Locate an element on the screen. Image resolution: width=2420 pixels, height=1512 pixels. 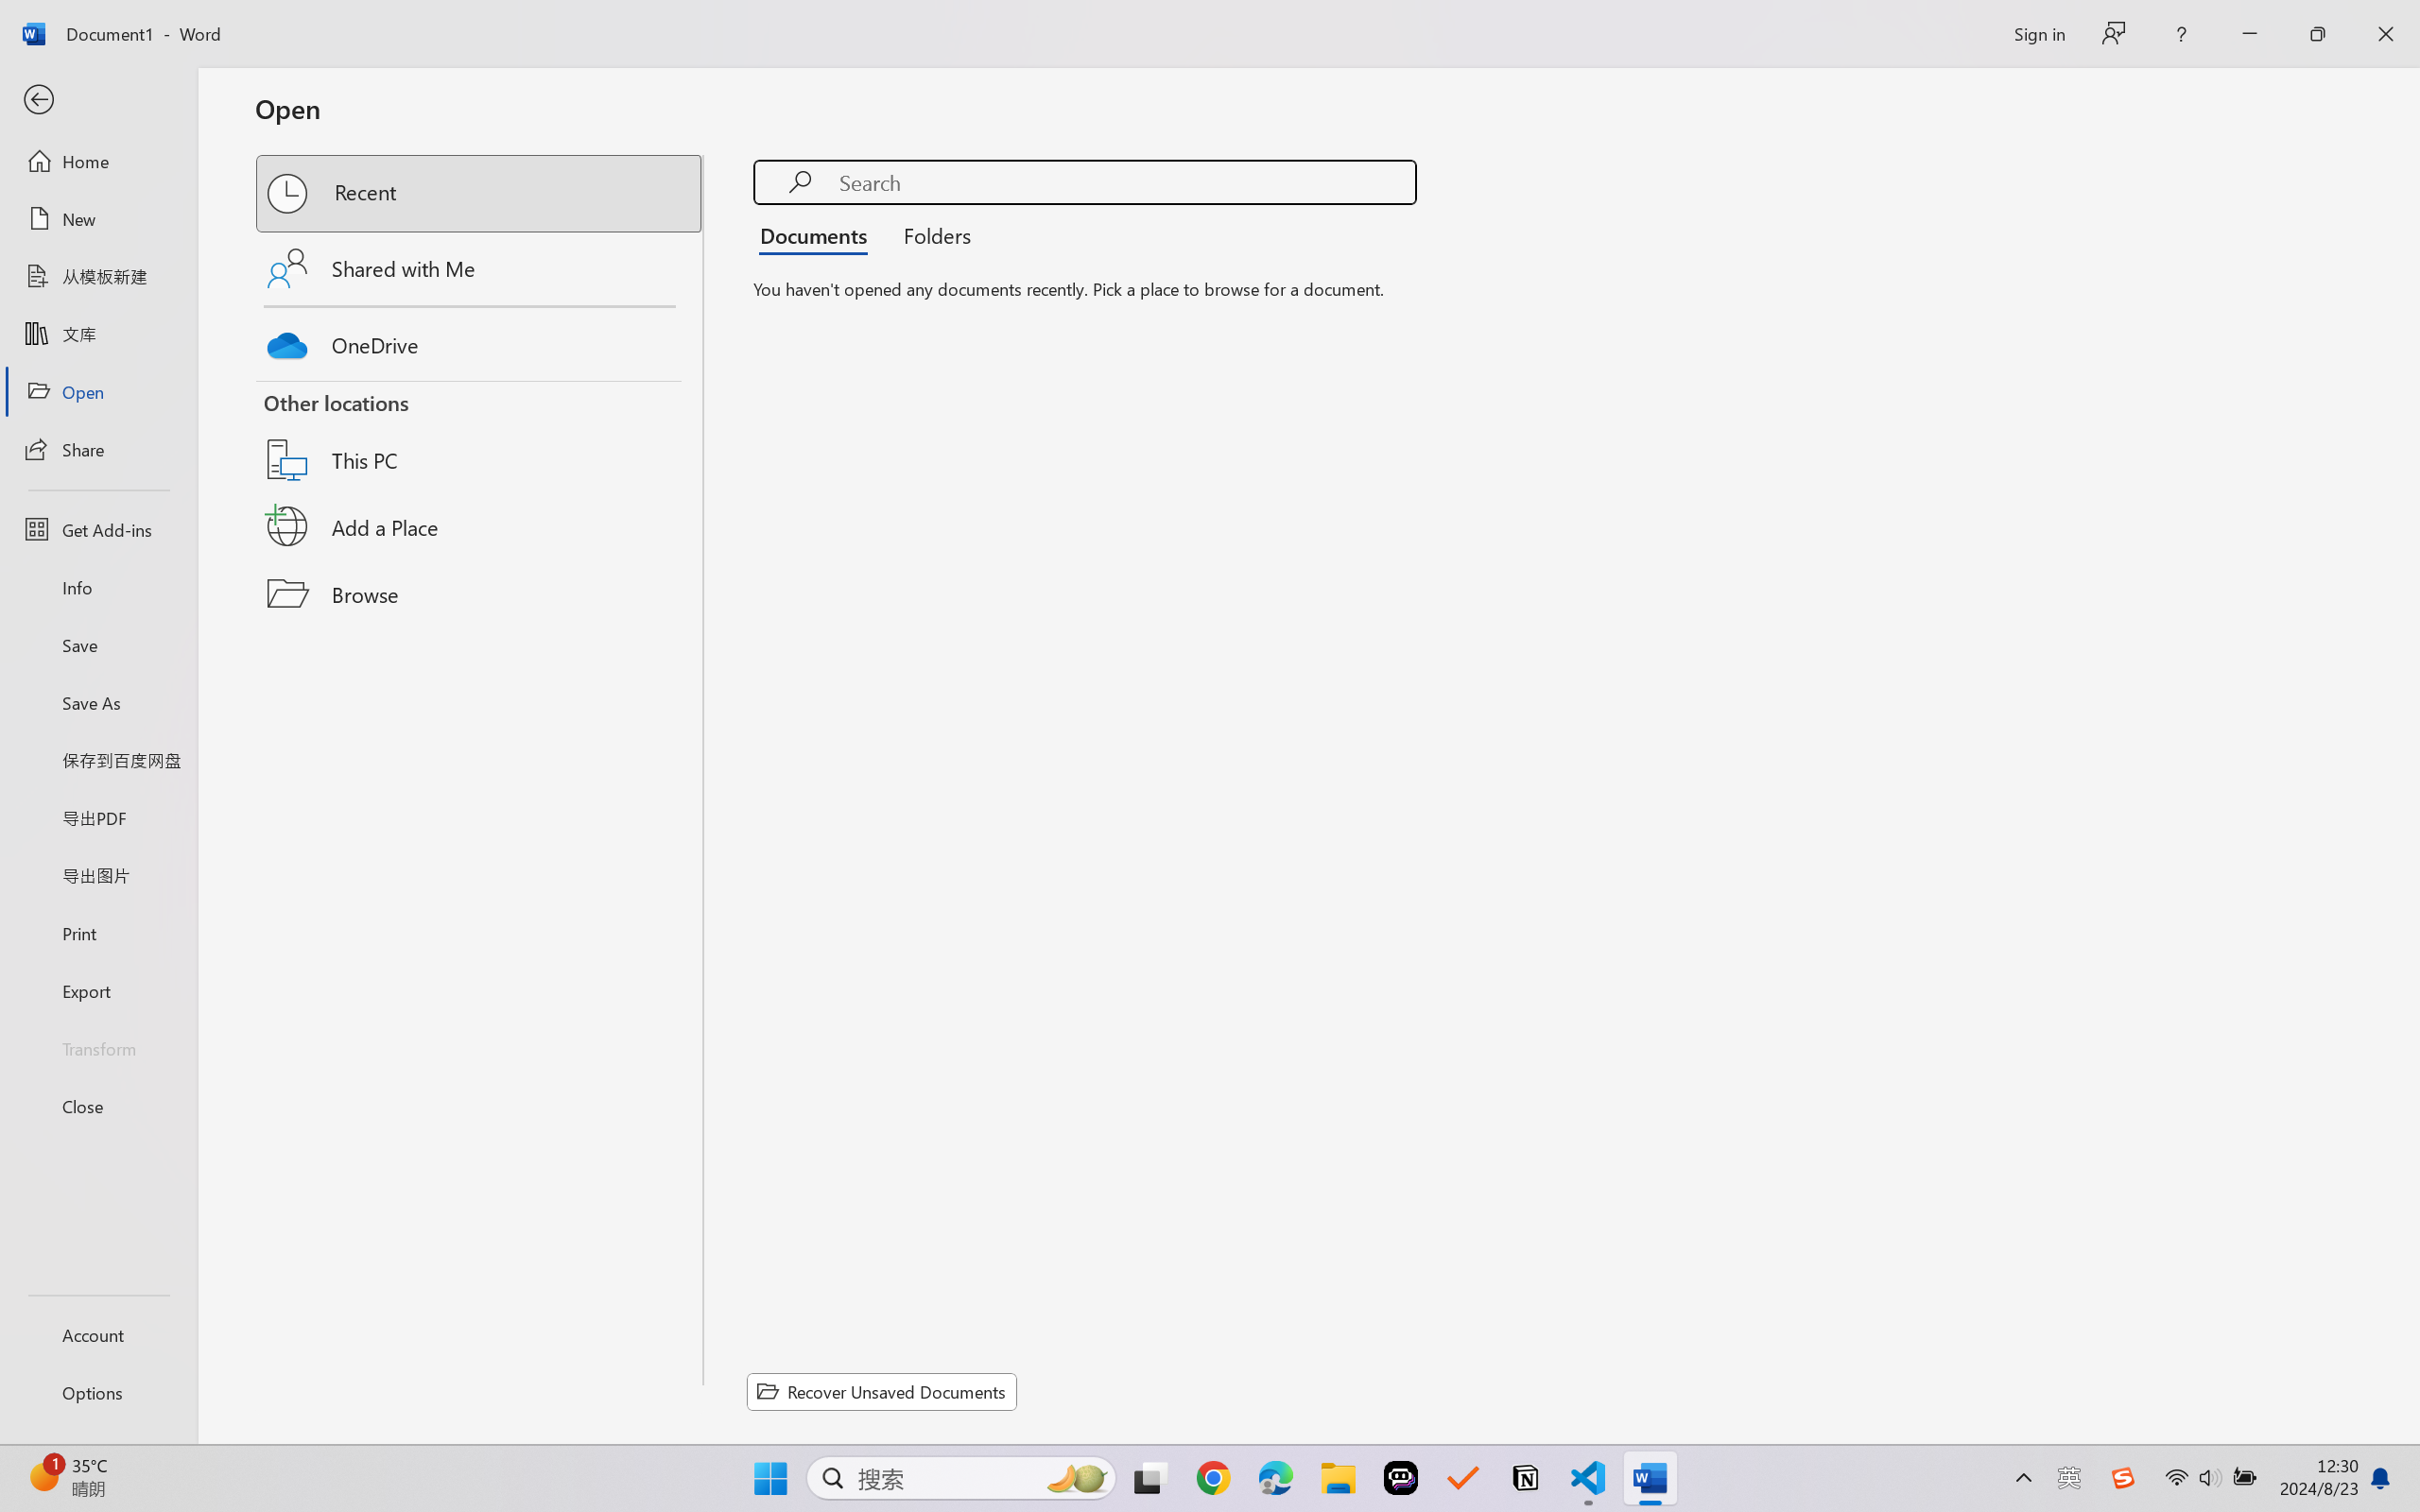
'Options' is located at coordinates (97, 1391).